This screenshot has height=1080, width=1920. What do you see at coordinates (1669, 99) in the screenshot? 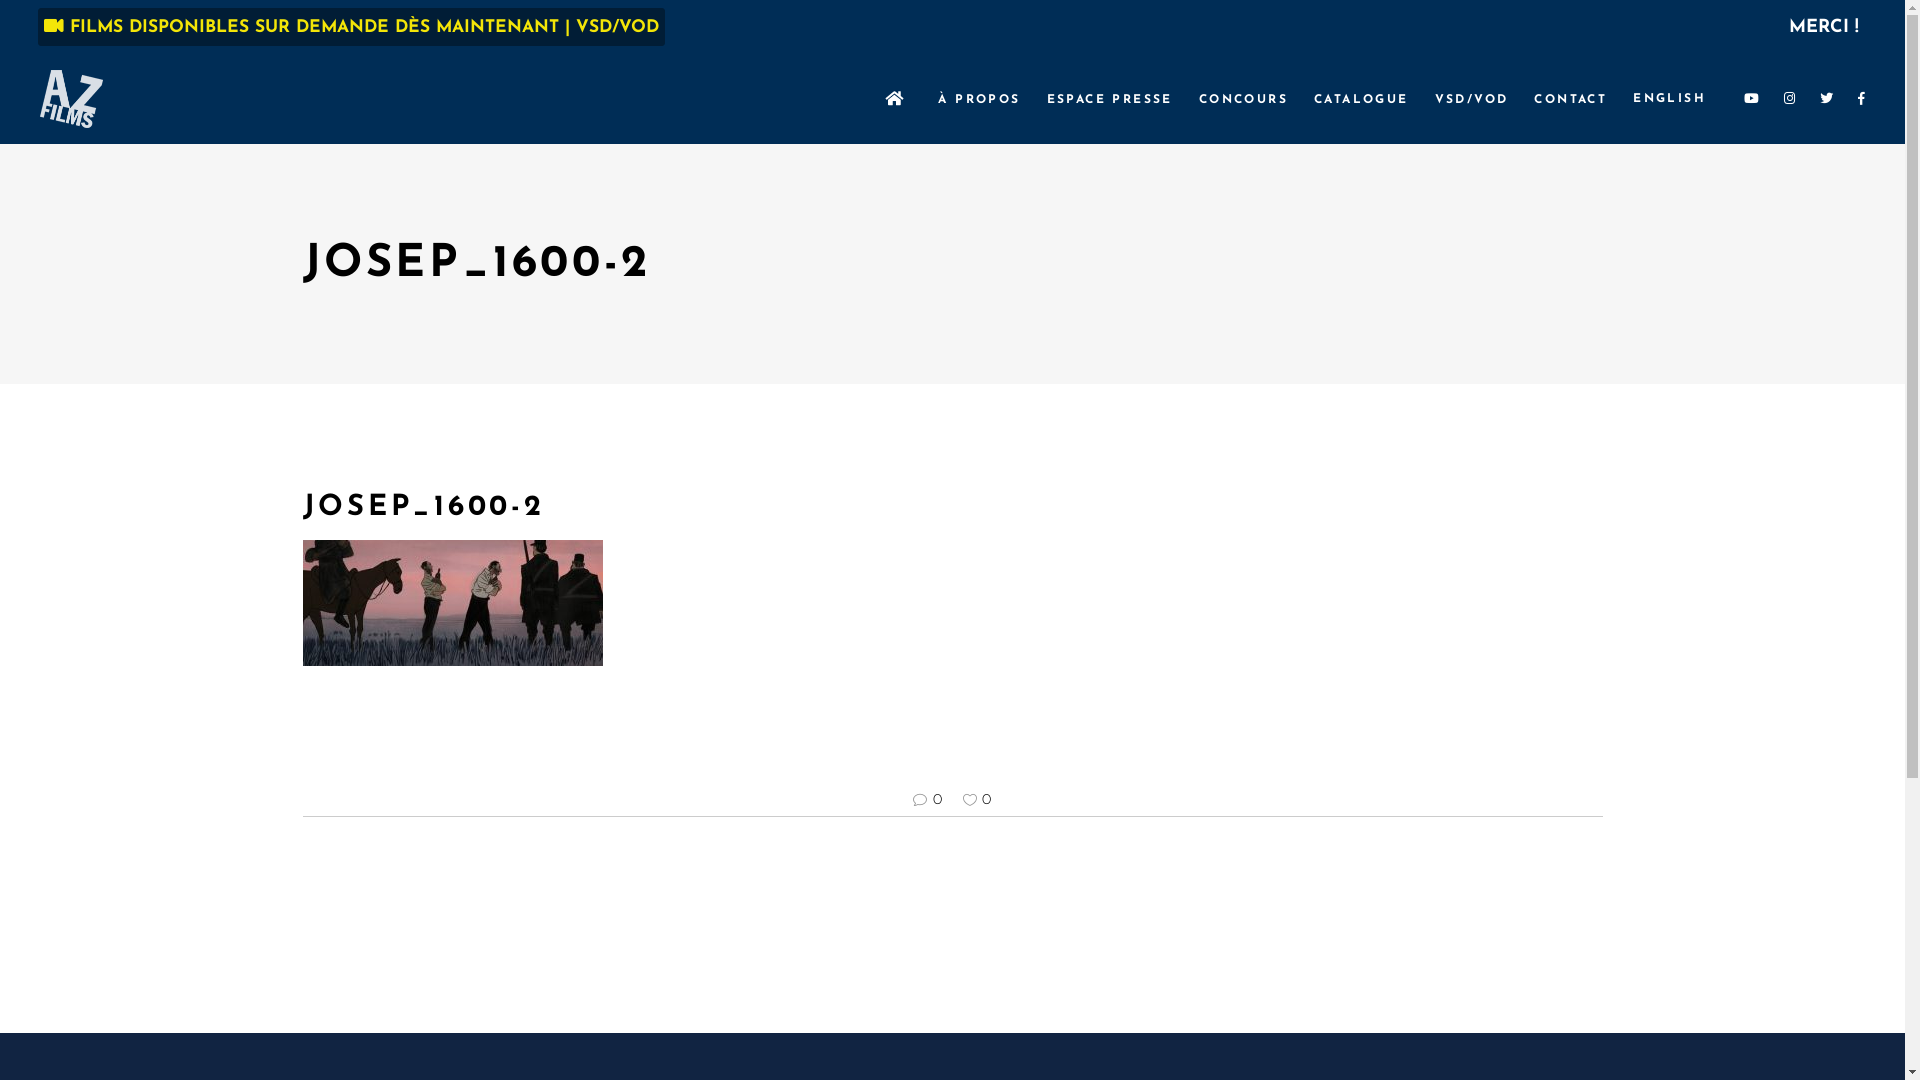
I see `'ENGLISH'` at bounding box center [1669, 99].